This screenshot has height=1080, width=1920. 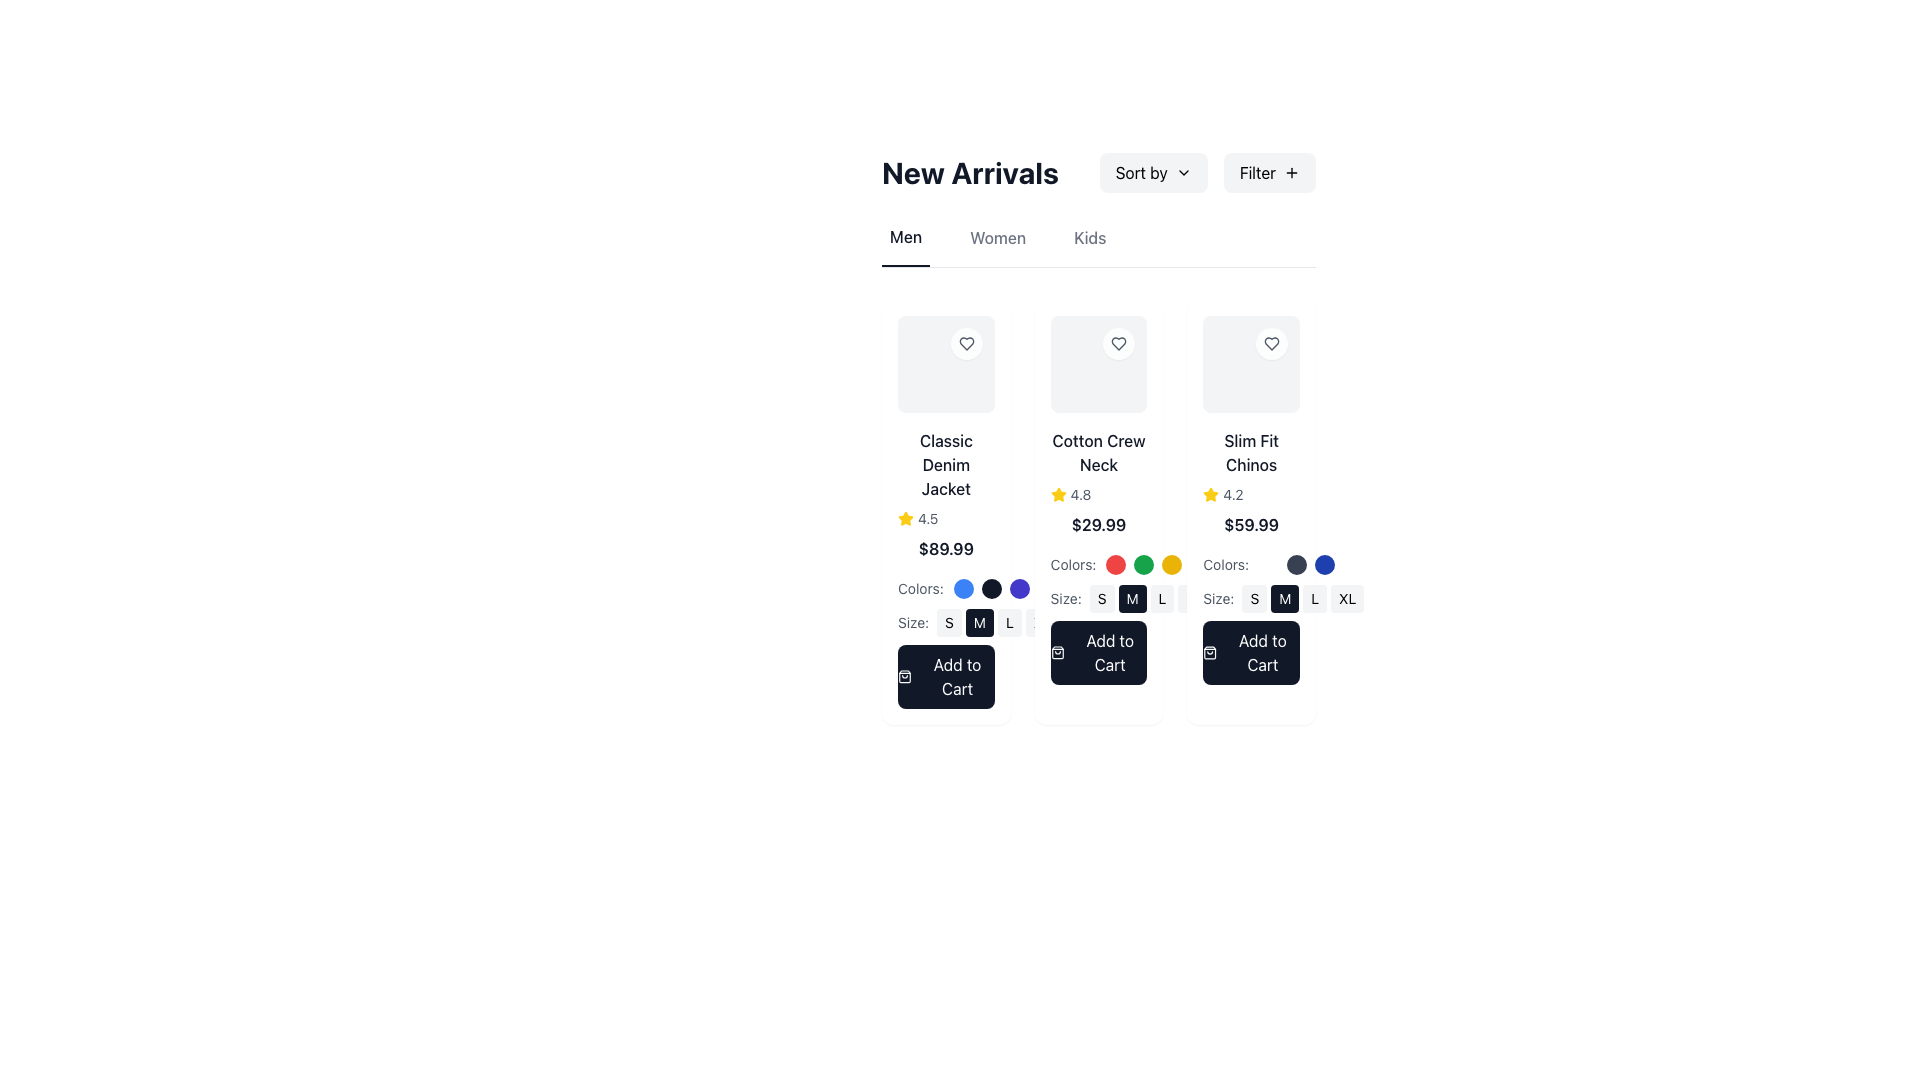 What do you see at coordinates (912, 621) in the screenshot?
I see `the text label displaying 'Size:' in gray color within the product card for the first clothing item in the 'New Arrivals' section` at bounding box center [912, 621].